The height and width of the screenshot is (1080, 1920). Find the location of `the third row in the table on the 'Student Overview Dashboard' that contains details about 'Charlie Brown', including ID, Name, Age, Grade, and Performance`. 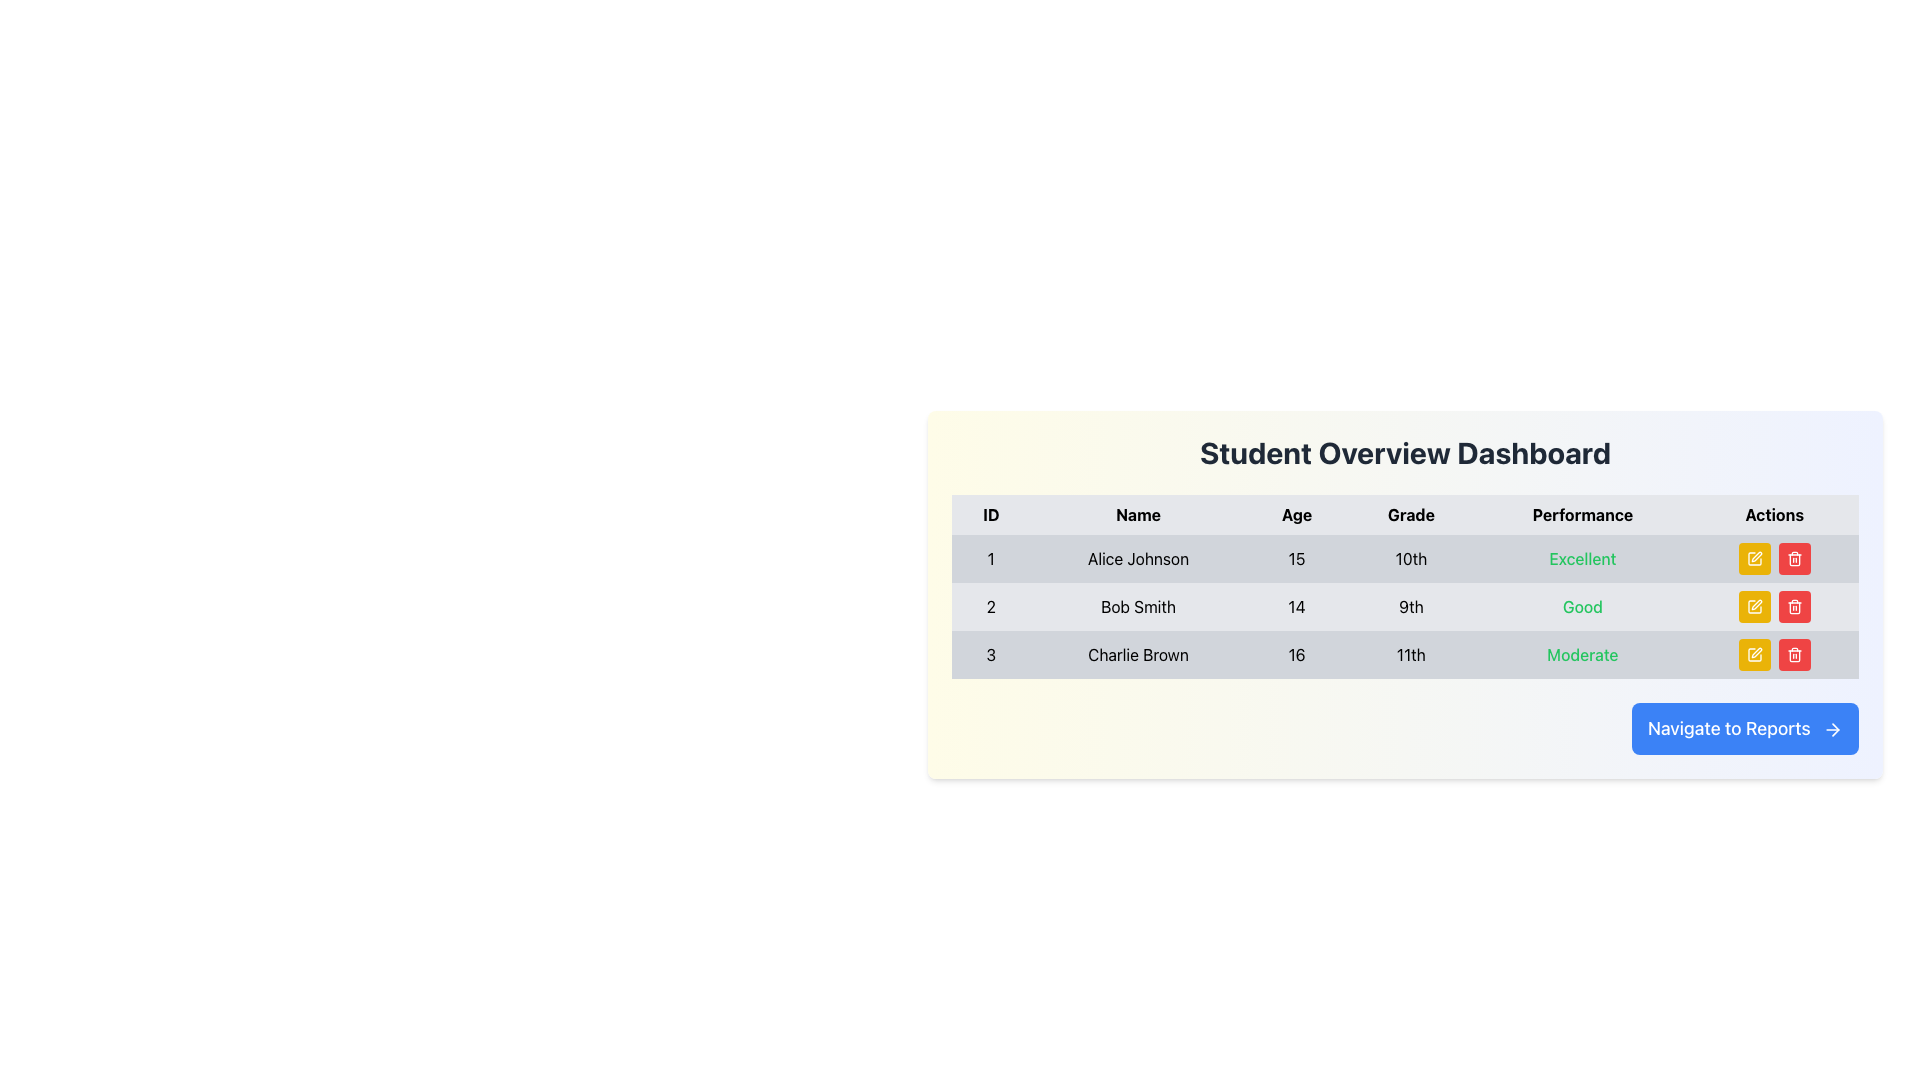

the third row in the table on the 'Student Overview Dashboard' that contains details about 'Charlie Brown', including ID, Name, Age, Grade, and Performance is located at coordinates (1404, 655).